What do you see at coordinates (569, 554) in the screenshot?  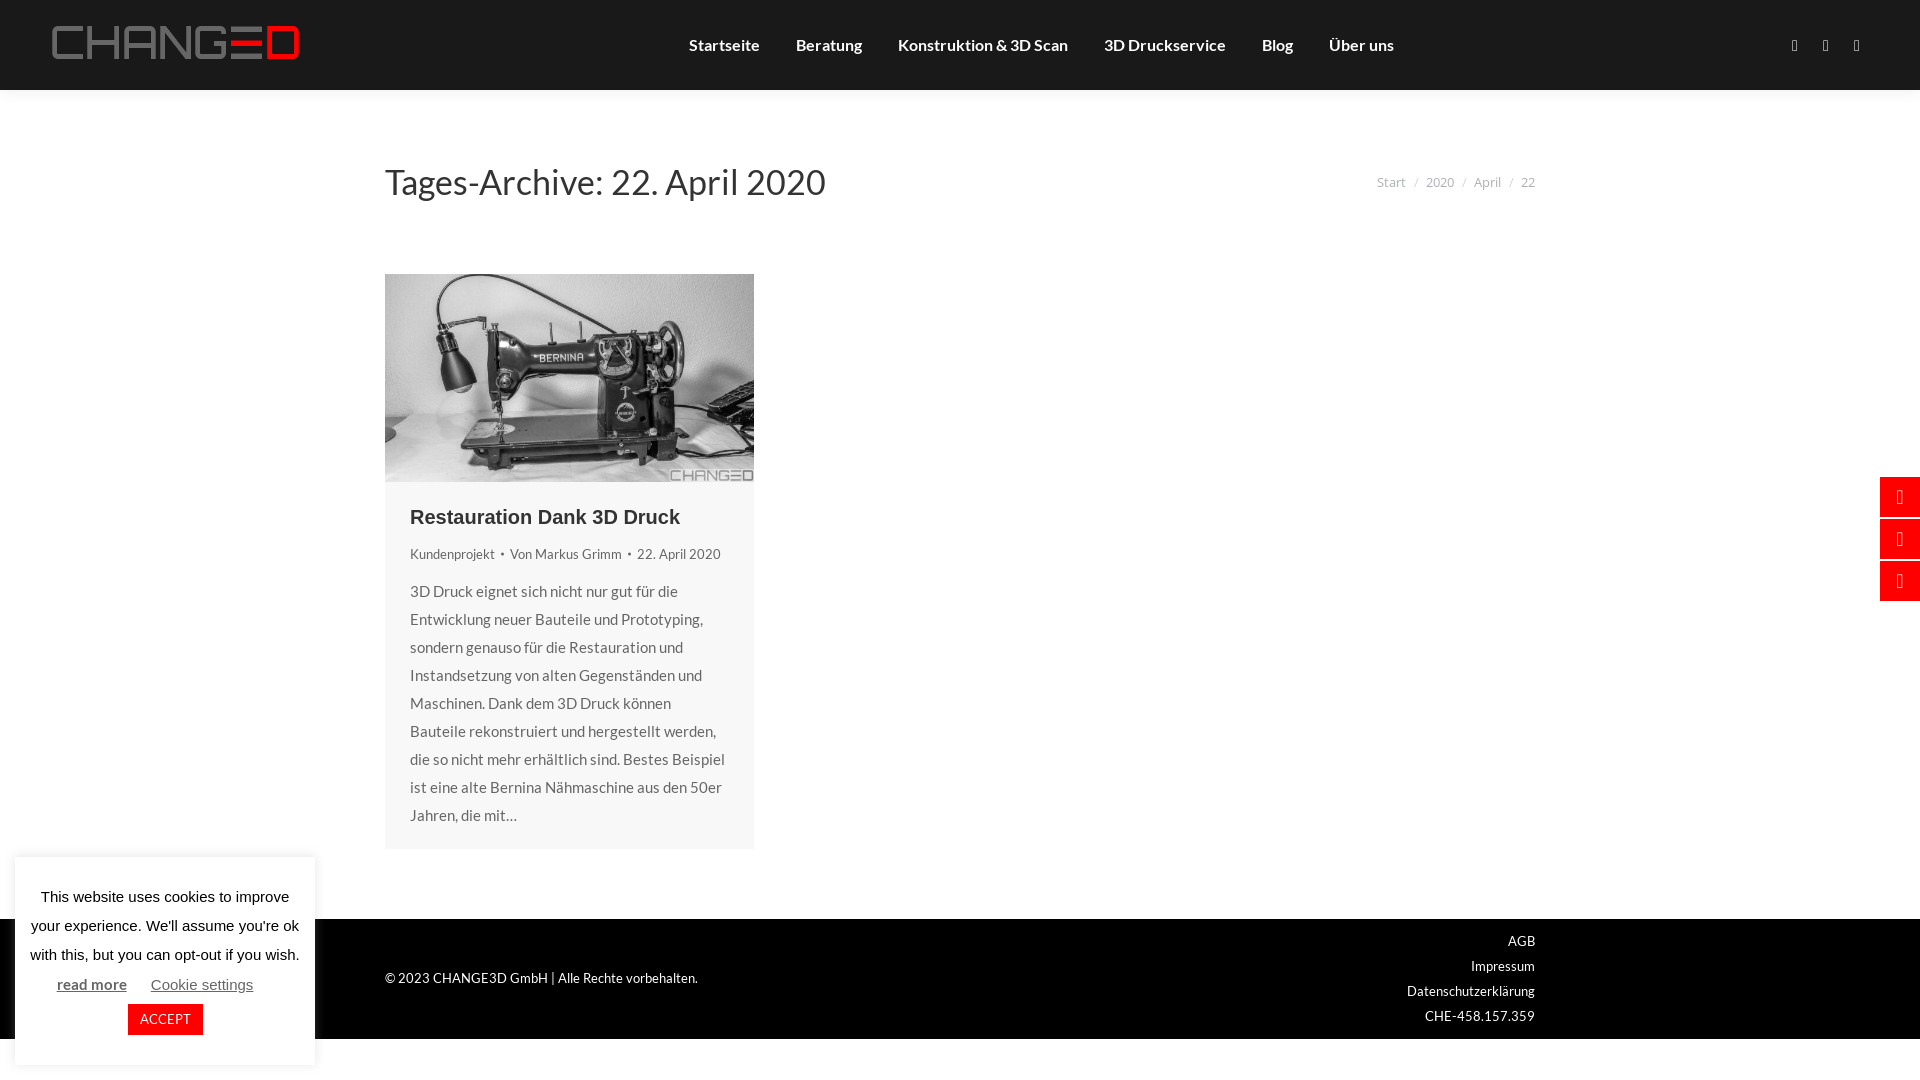 I see `'Von Markus Grimm'` at bounding box center [569, 554].